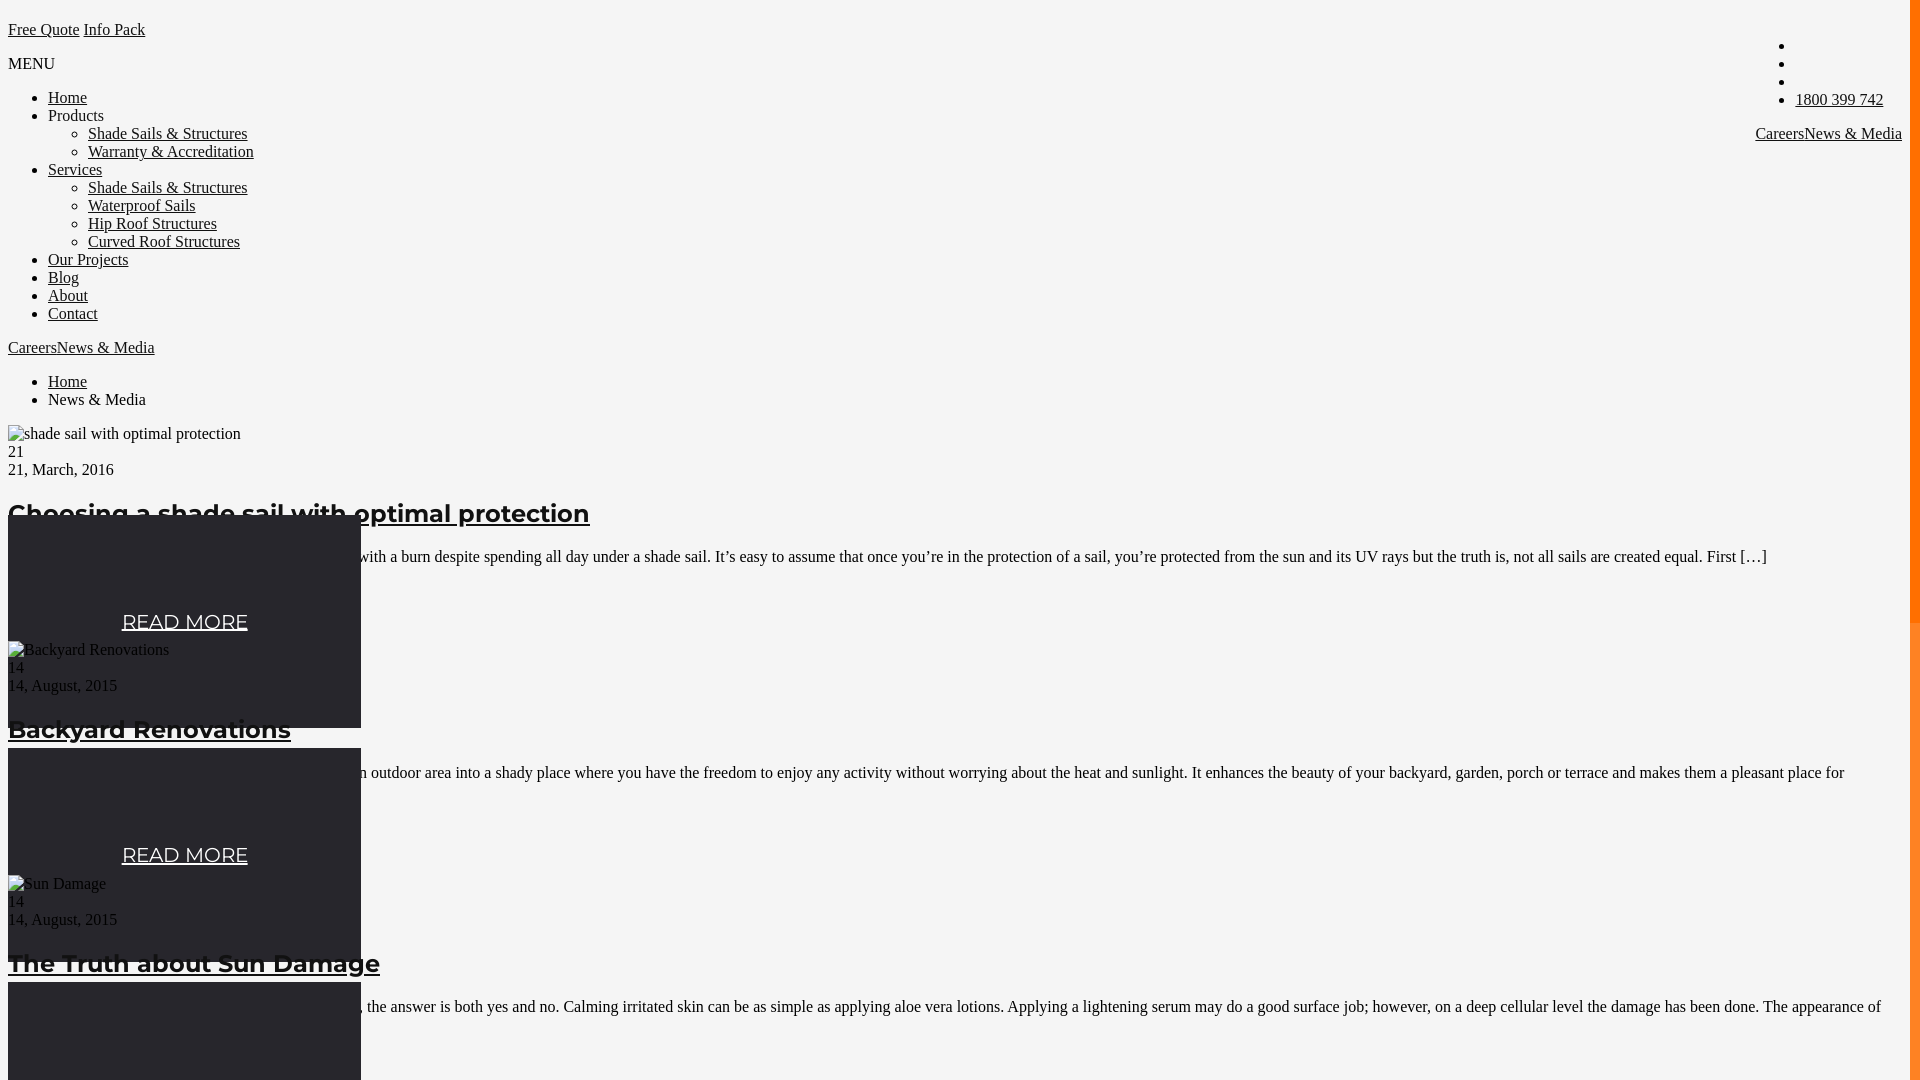 Image resolution: width=1920 pixels, height=1080 pixels. What do you see at coordinates (86, 258) in the screenshot?
I see `'Our Projects'` at bounding box center [86, 258].